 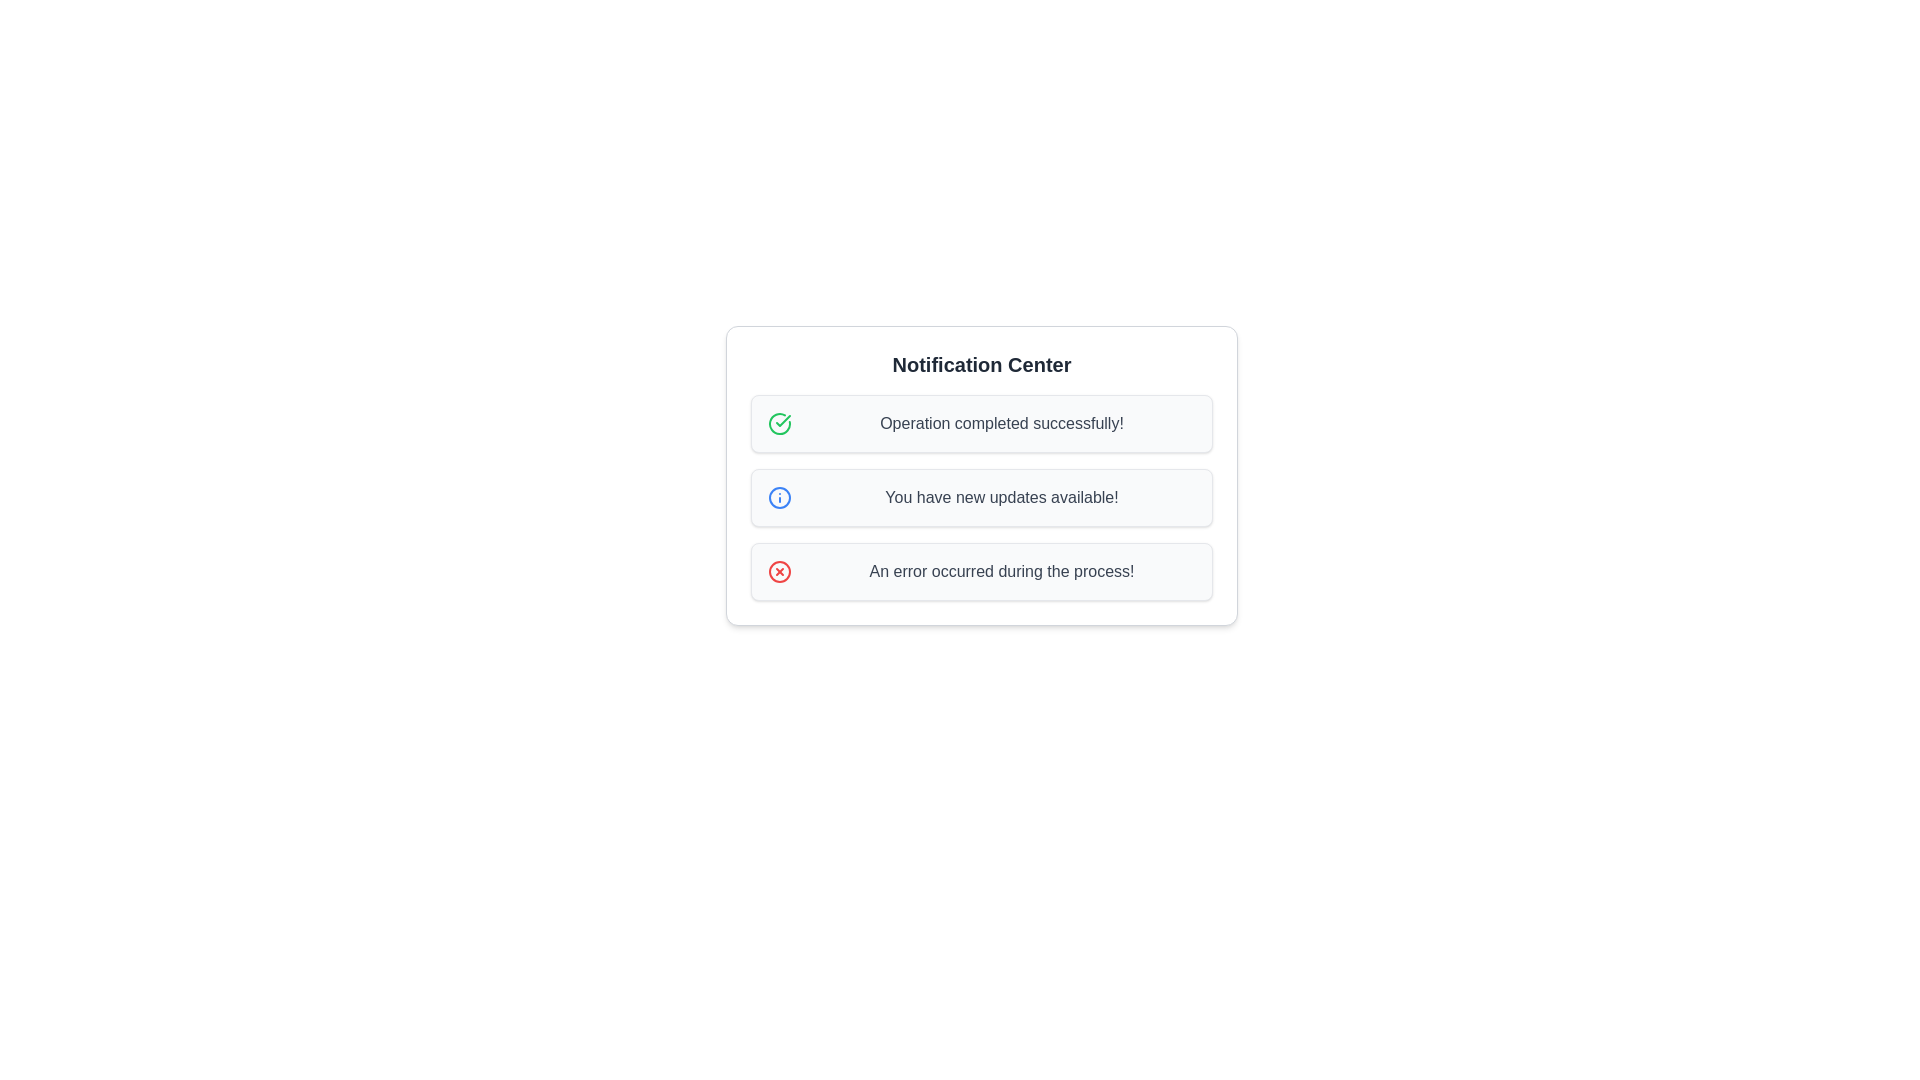 What do you see at coordinates (1002, 423) in the screenshot?
I see `text label displaying 'Operation completed successfully!' which is centrally positioned within a notification card with a white background and rounded corners` at bounding box center [1002, 423].